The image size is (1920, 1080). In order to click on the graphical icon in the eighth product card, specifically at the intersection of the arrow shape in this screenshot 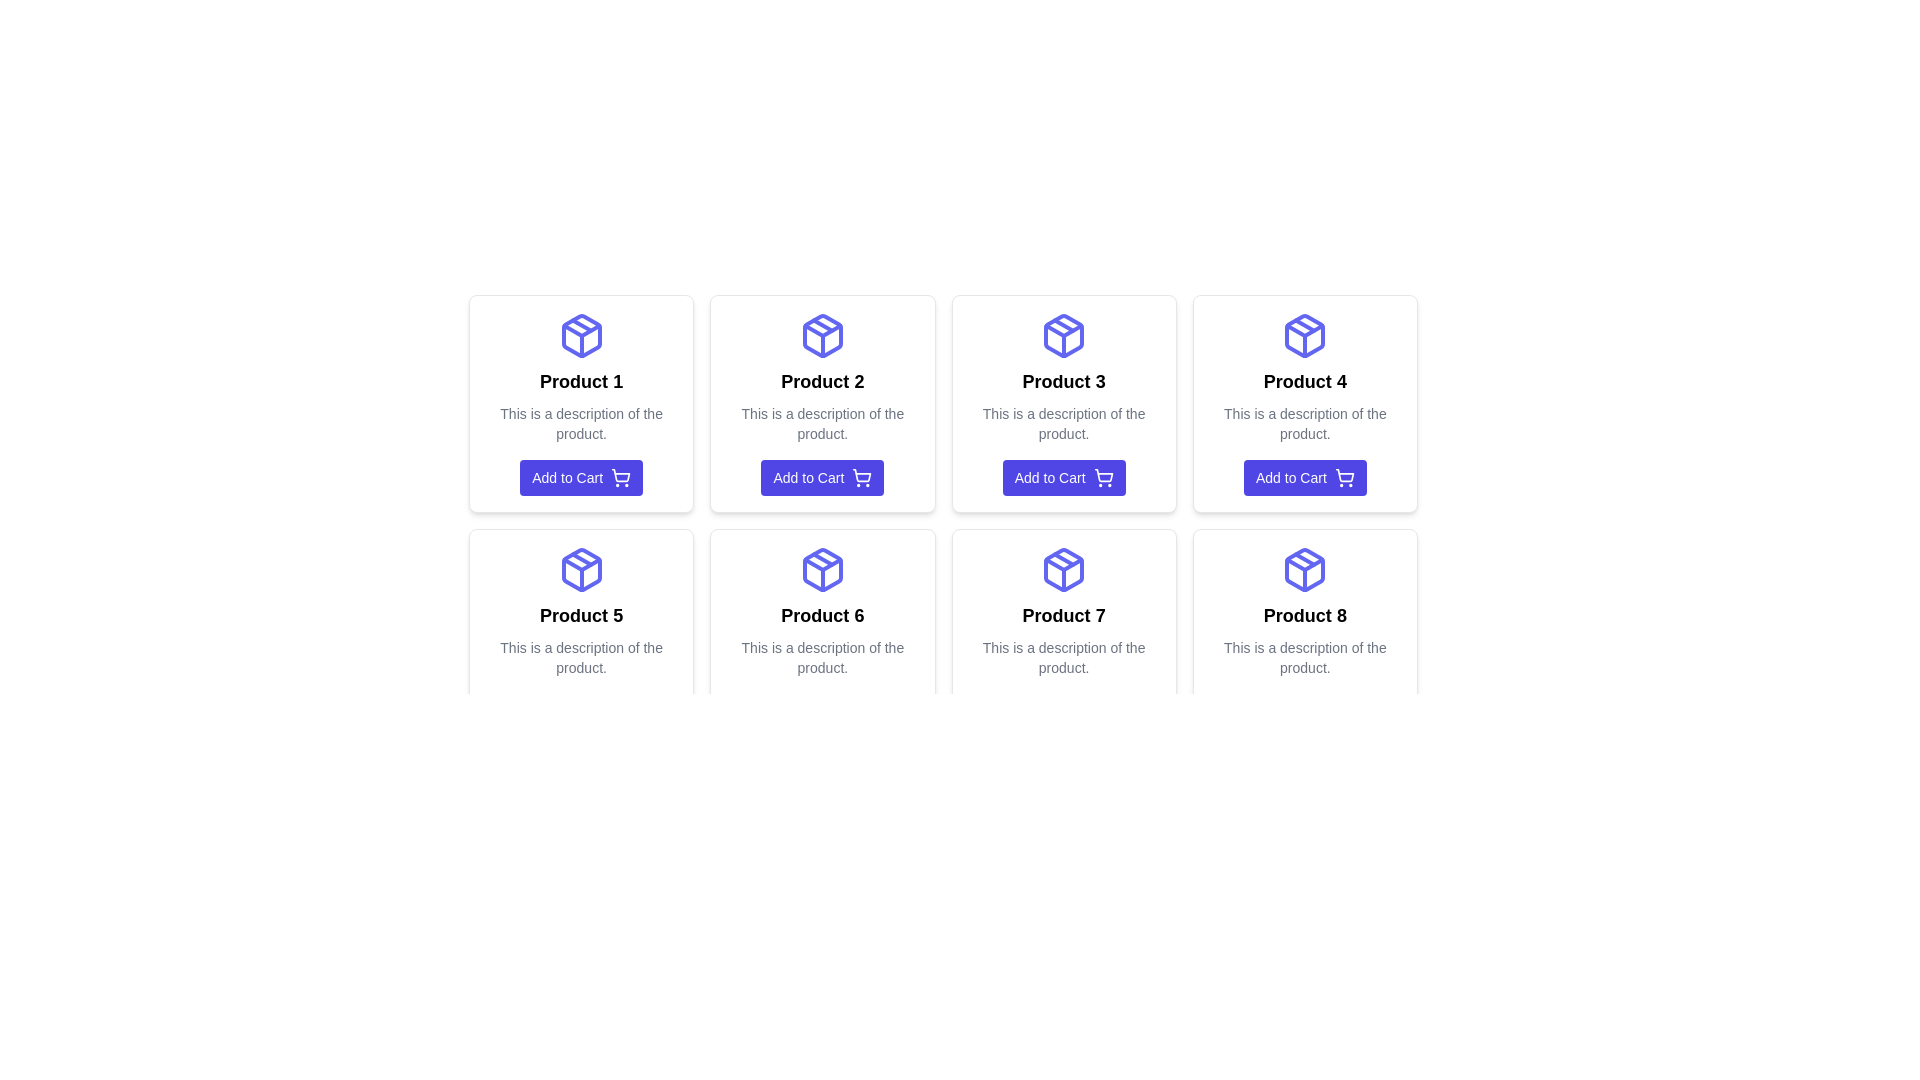, I will do `click(1305, 564)`.